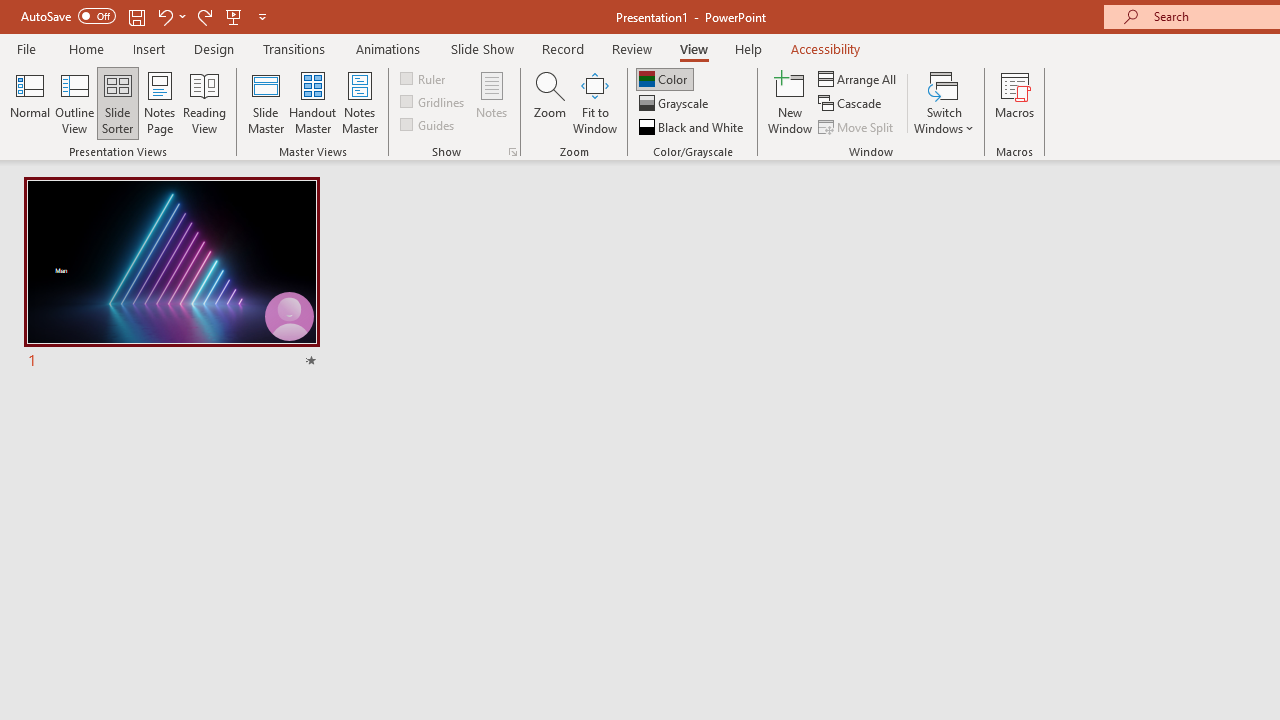 The image size is (1280, 720). What do you see at coordinates (423, 77) in the screenshot?
I see `'Ruler'` at bounding box center [423, 77].